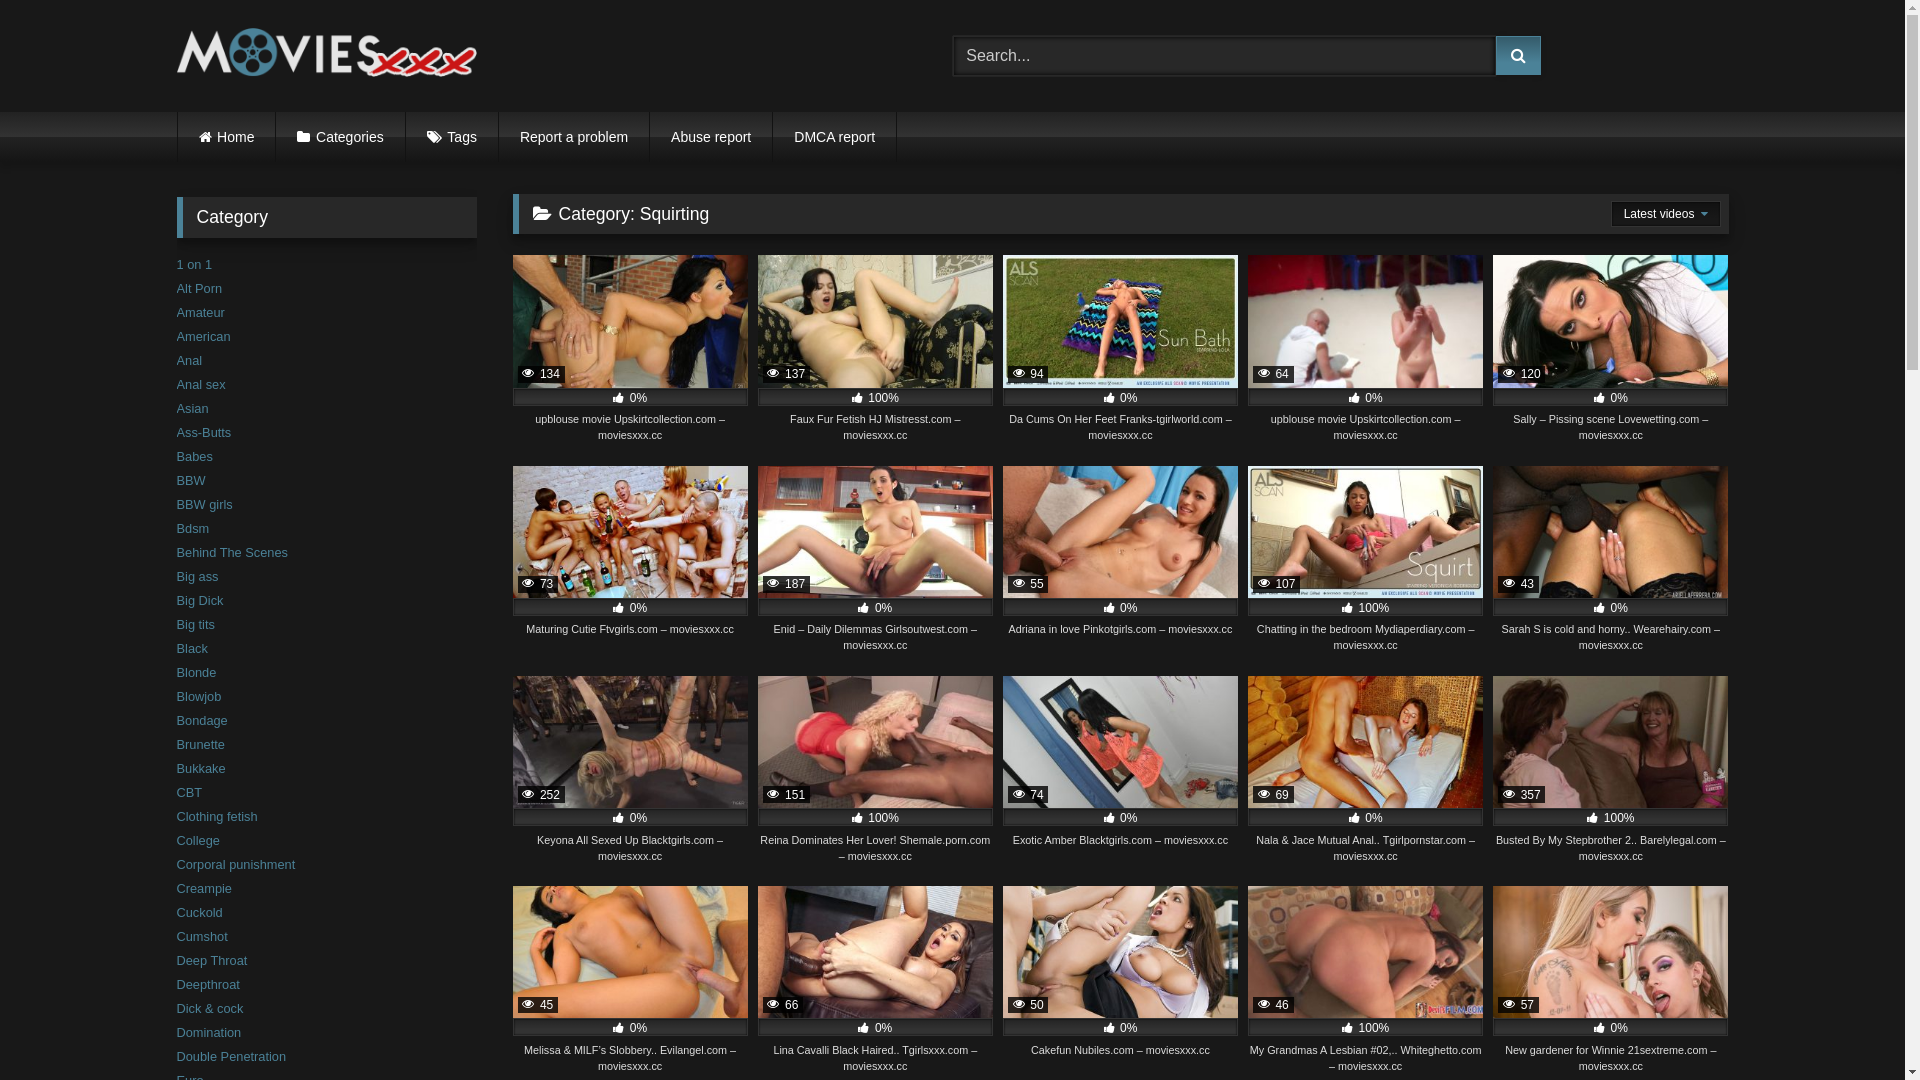  What do you see at coordinates (176, 552) in the screenshot?
I see `'Behind The Scenes'` at bounding box center [176, 552].